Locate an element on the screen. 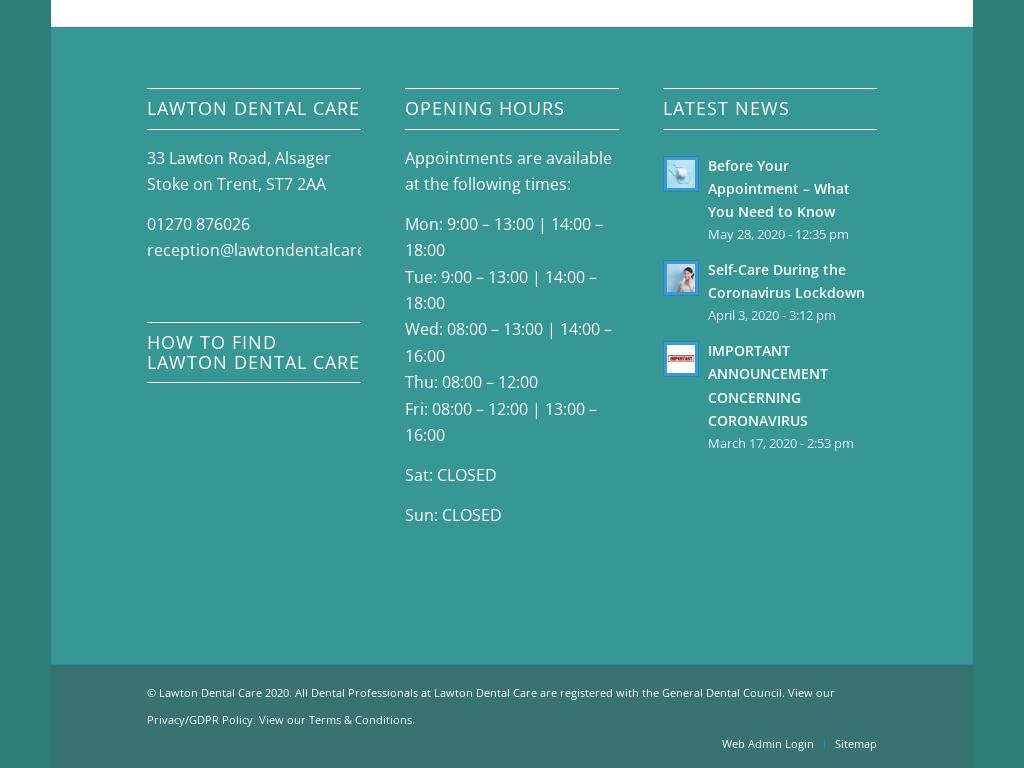 Image resolution: width=1024 pixels, height=768 pixels. 'Latest News' is located at coordinates (725, 107).